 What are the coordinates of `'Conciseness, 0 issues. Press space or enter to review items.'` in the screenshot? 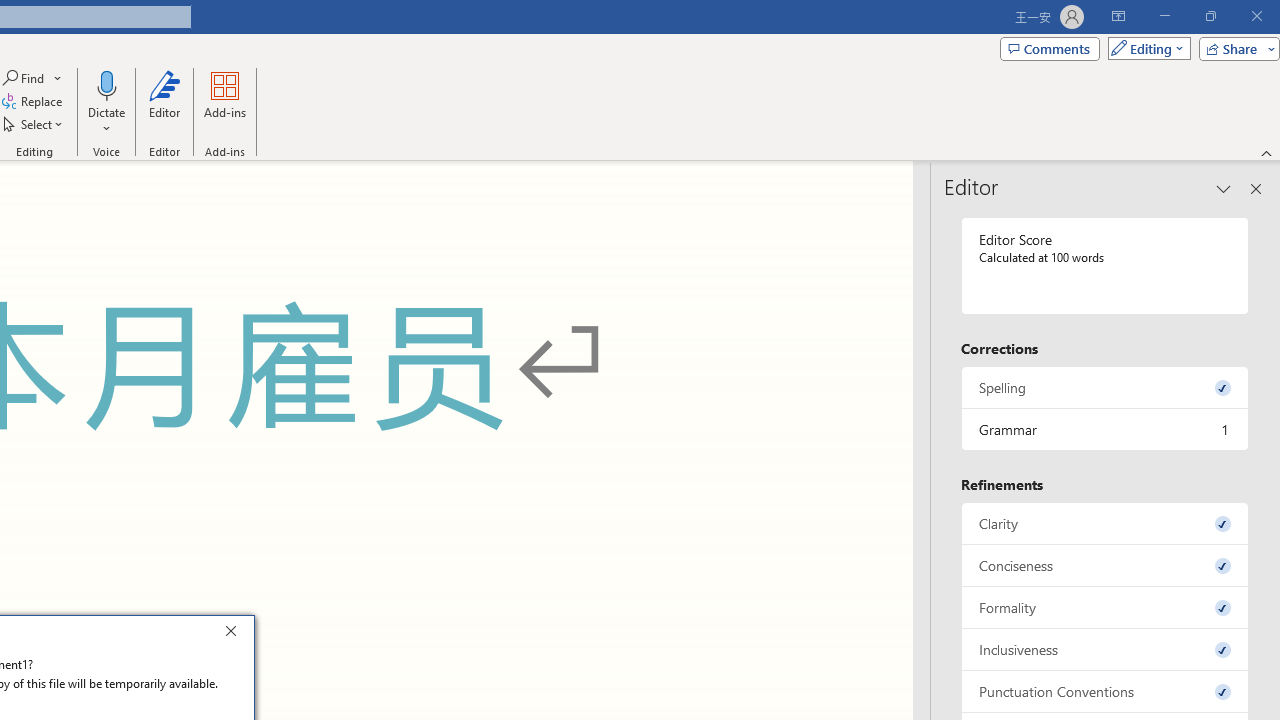 It's located at (1104, 565).